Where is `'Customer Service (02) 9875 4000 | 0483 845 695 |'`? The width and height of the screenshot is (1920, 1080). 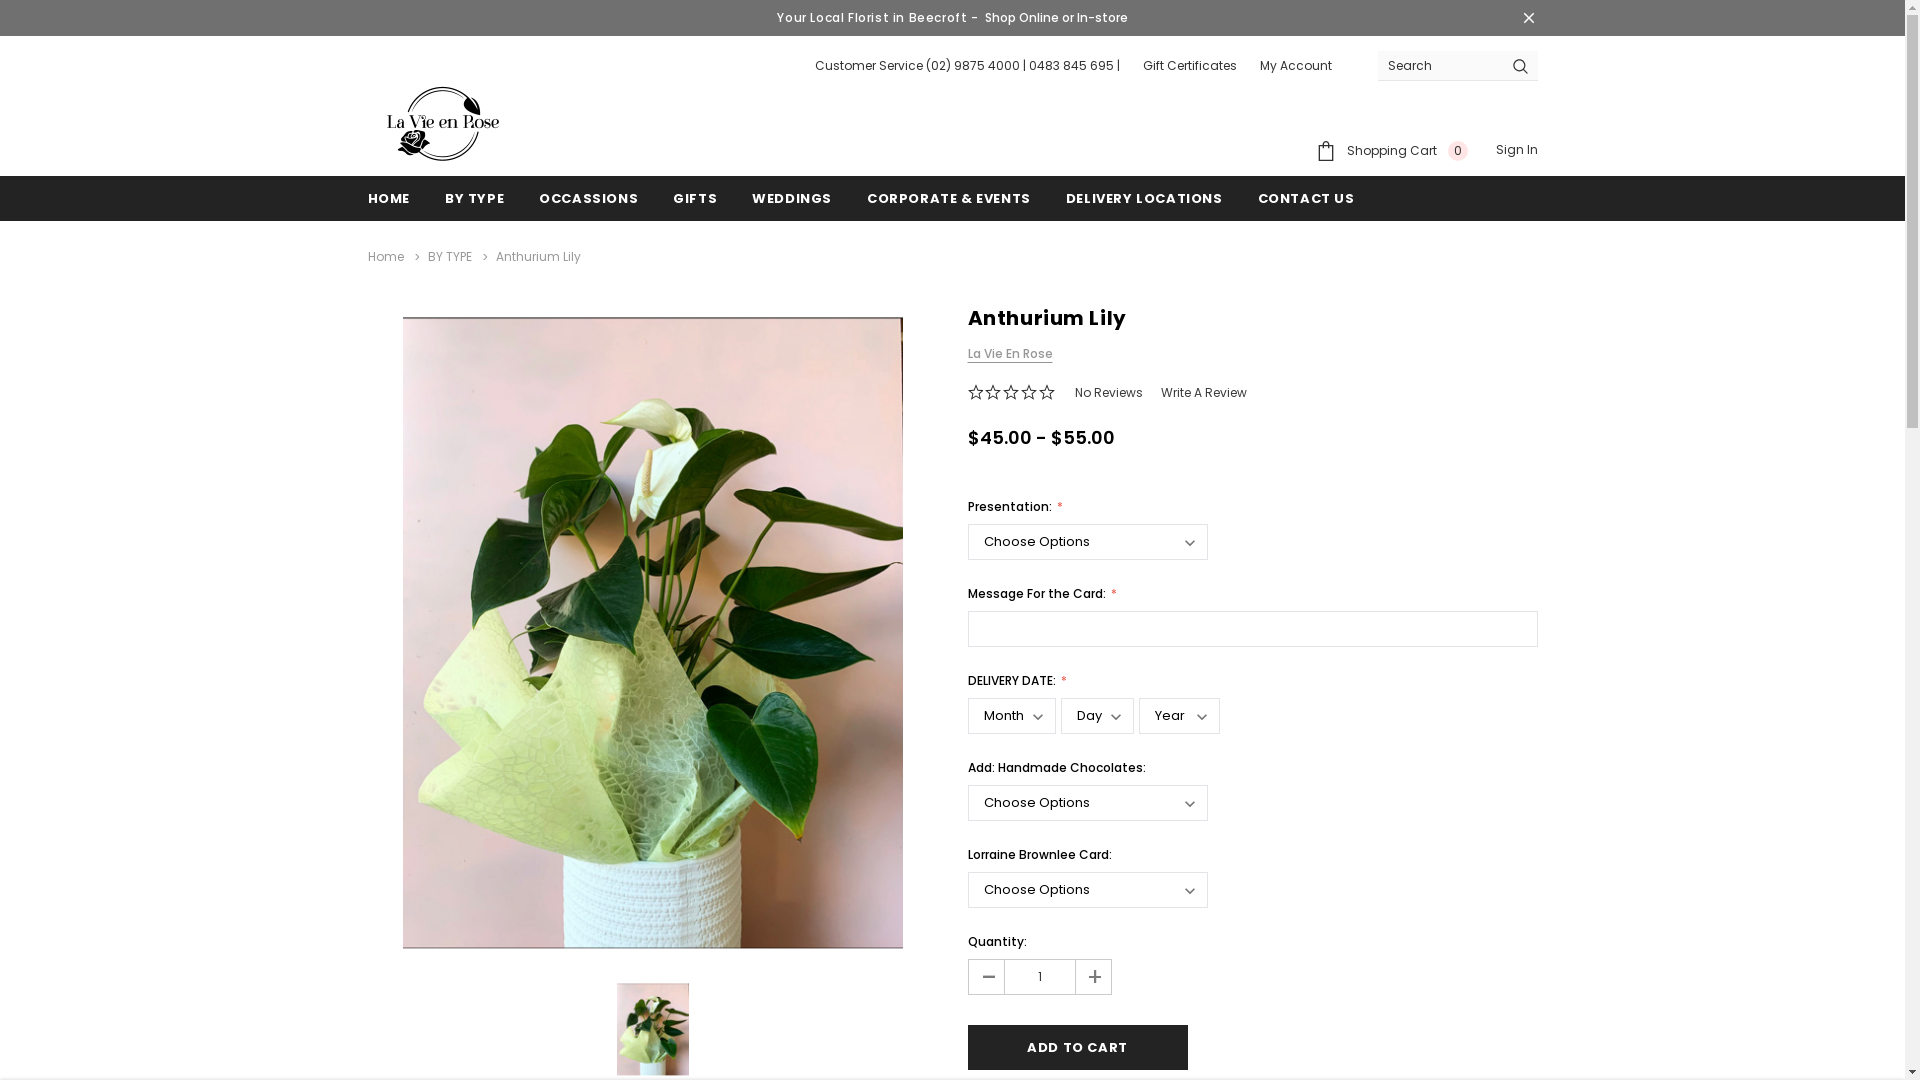 'Customer Service (02) 9875 4000 | 0483 845 695 |' is located at coordinates (966, 64).